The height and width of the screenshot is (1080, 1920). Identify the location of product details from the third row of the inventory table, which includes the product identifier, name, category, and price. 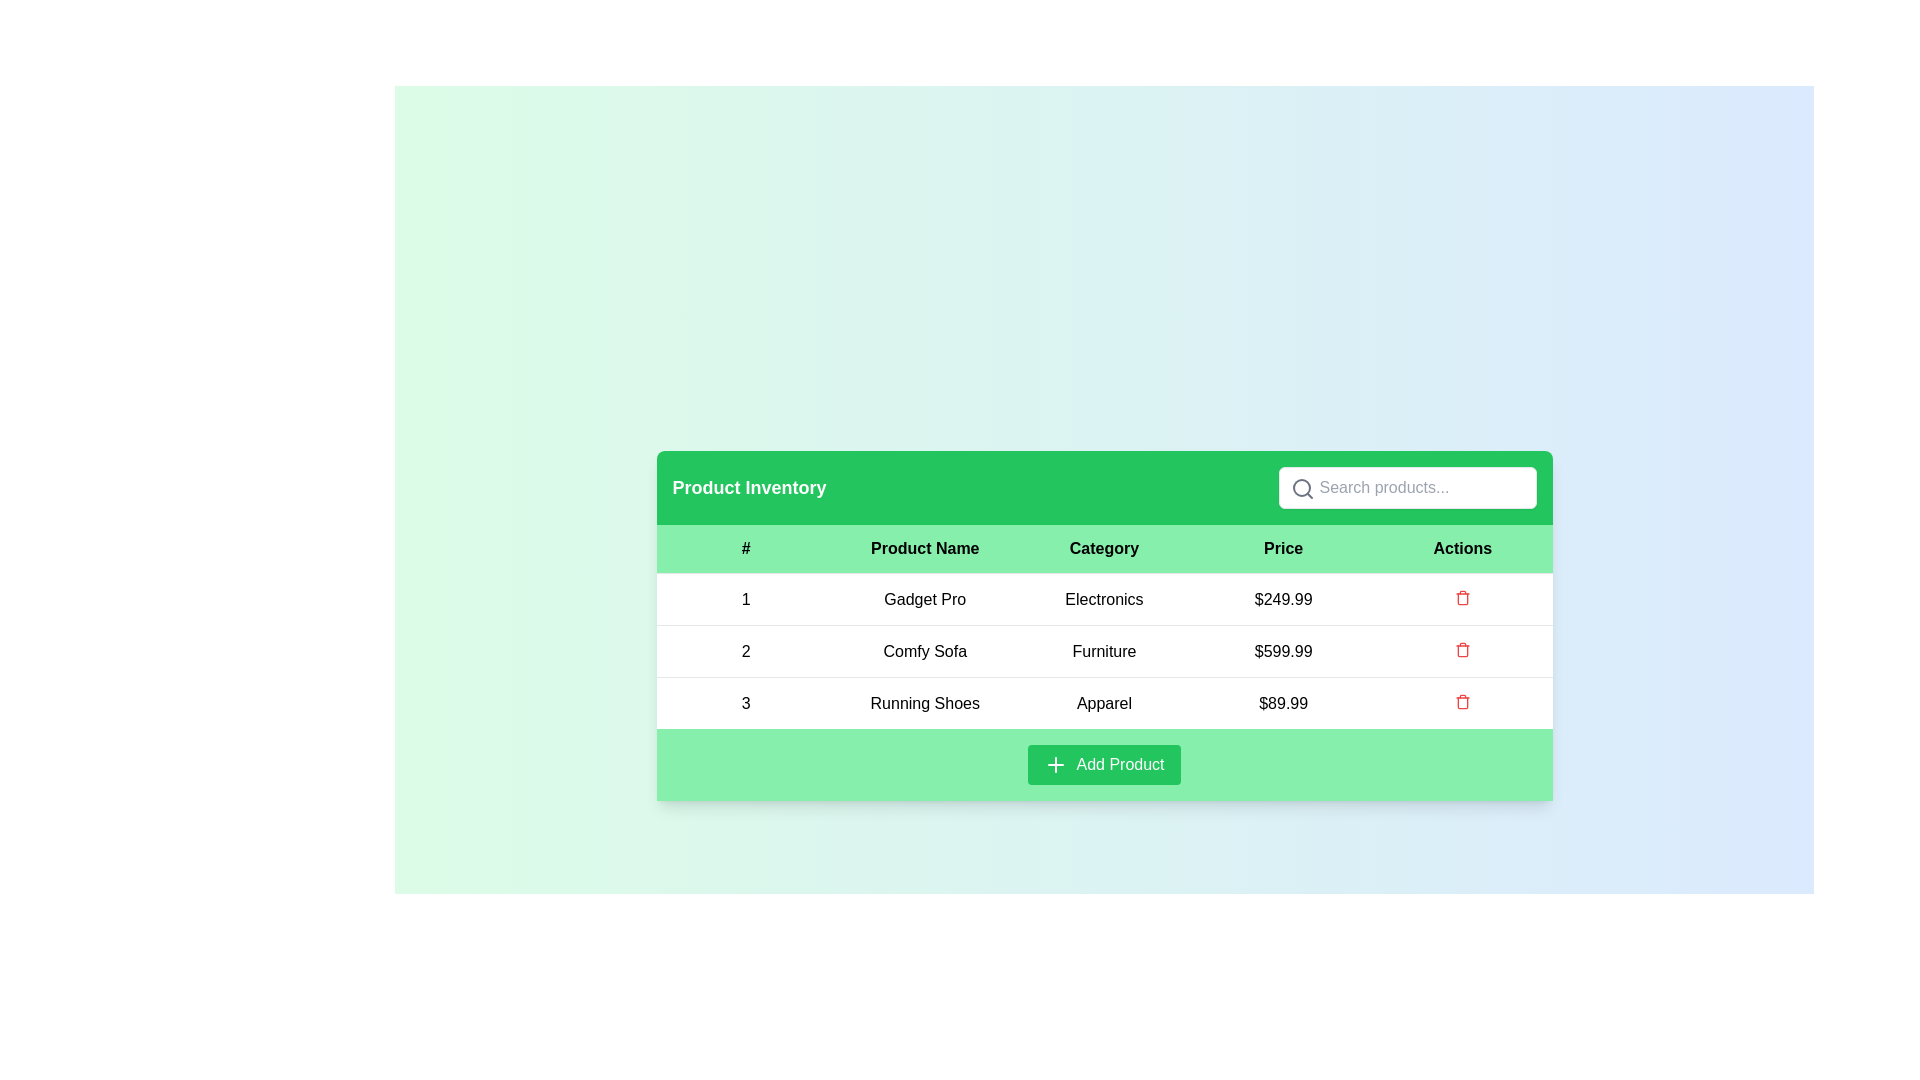
(1103, 702).